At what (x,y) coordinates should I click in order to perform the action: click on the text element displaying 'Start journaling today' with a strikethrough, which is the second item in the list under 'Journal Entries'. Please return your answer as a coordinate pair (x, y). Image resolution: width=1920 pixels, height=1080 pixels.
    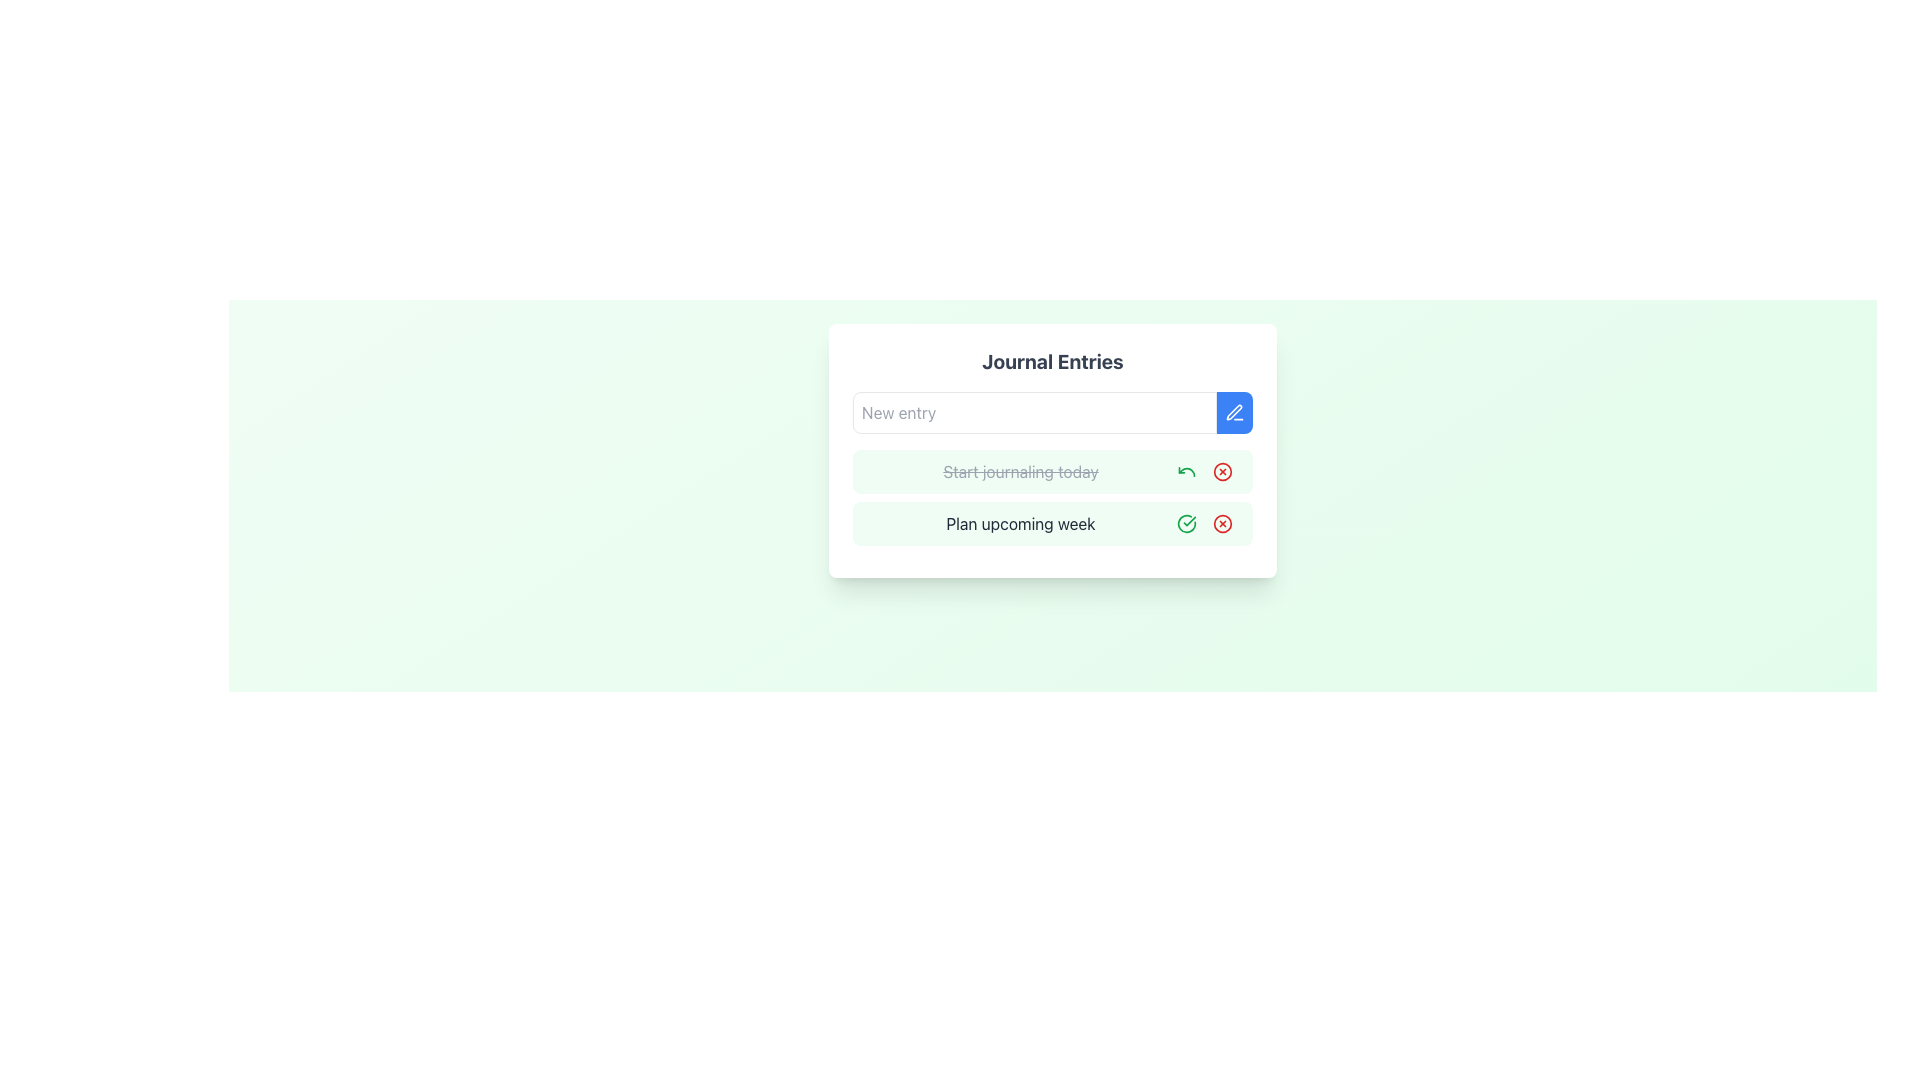
    Looking at the image, I should click on (1021, 471).